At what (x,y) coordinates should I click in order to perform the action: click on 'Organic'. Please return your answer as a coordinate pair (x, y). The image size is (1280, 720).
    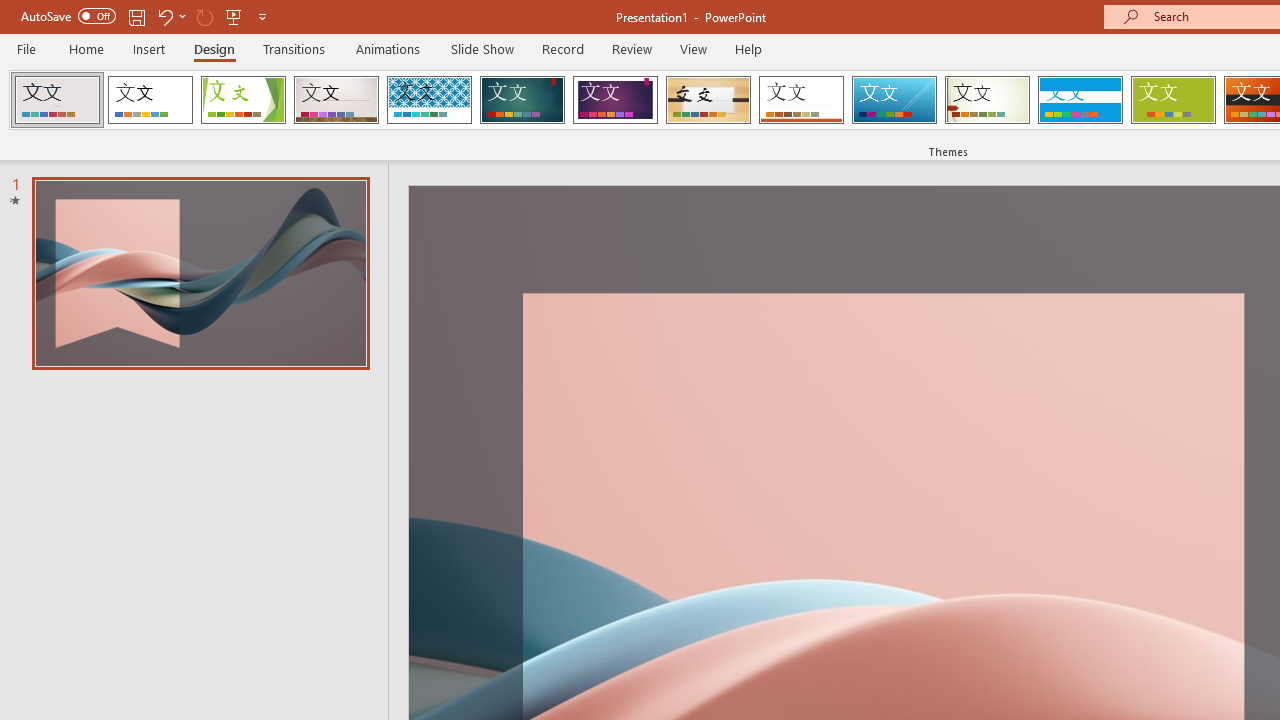
    Looking at the image, I should click on (708, 100).